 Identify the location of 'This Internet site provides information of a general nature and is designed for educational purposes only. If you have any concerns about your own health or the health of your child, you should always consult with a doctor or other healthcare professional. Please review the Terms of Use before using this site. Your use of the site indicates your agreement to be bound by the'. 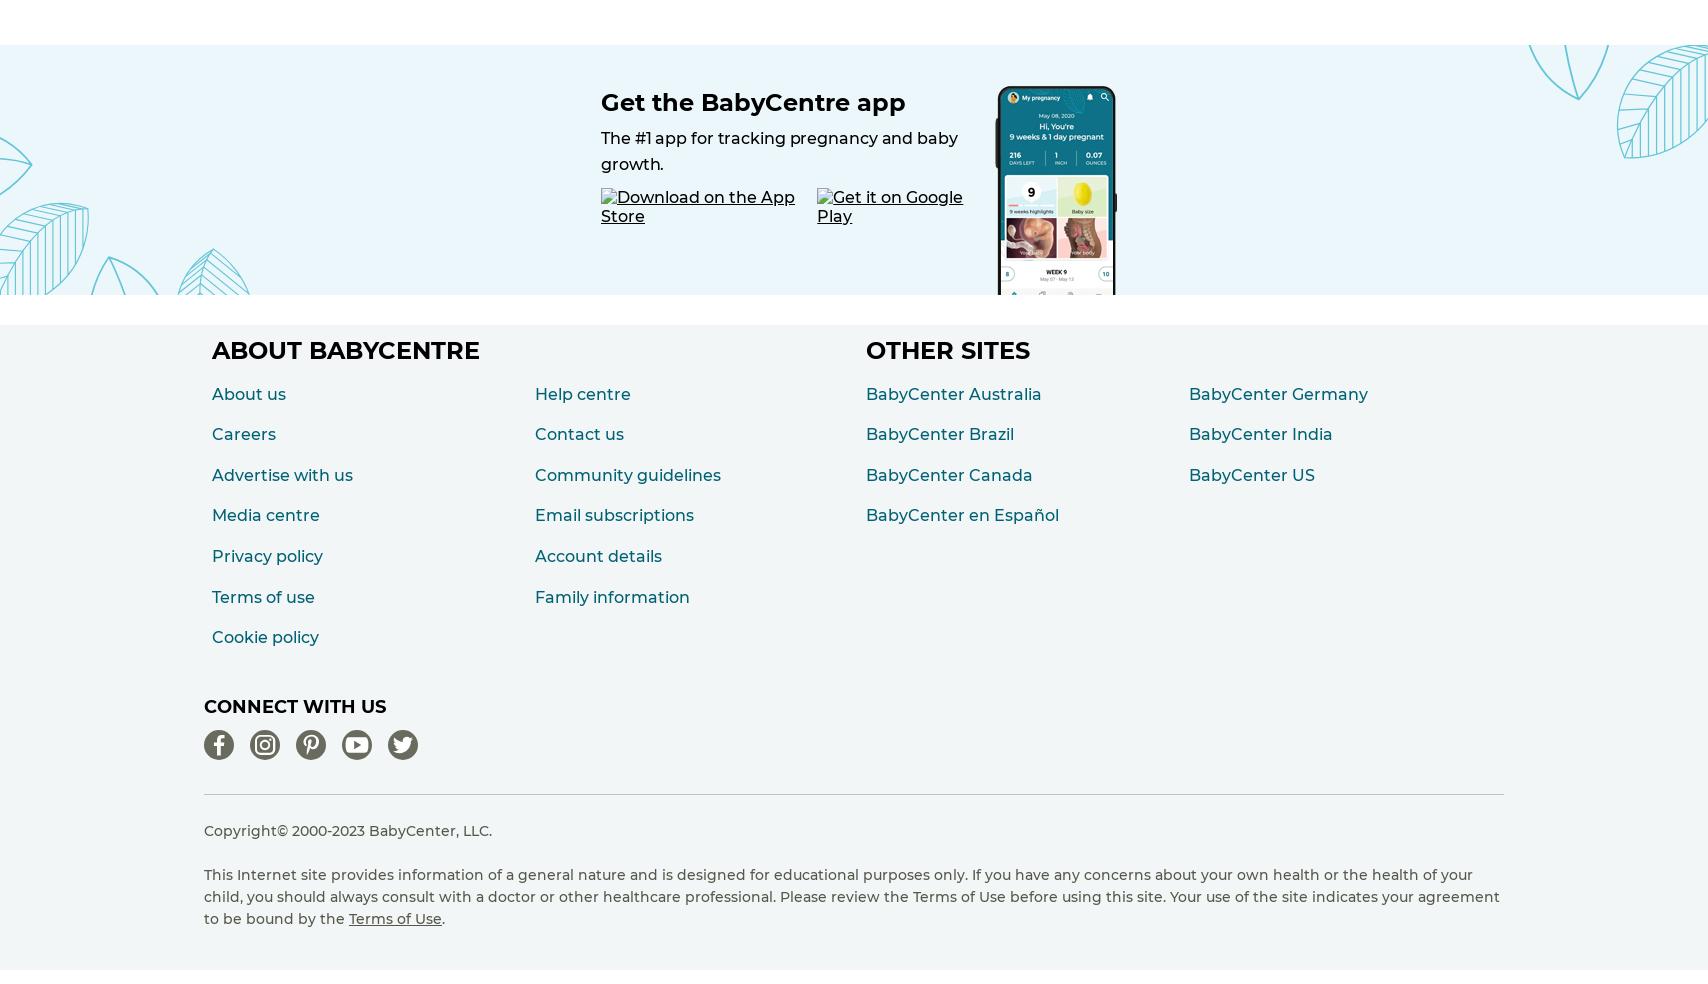
(851, 896).